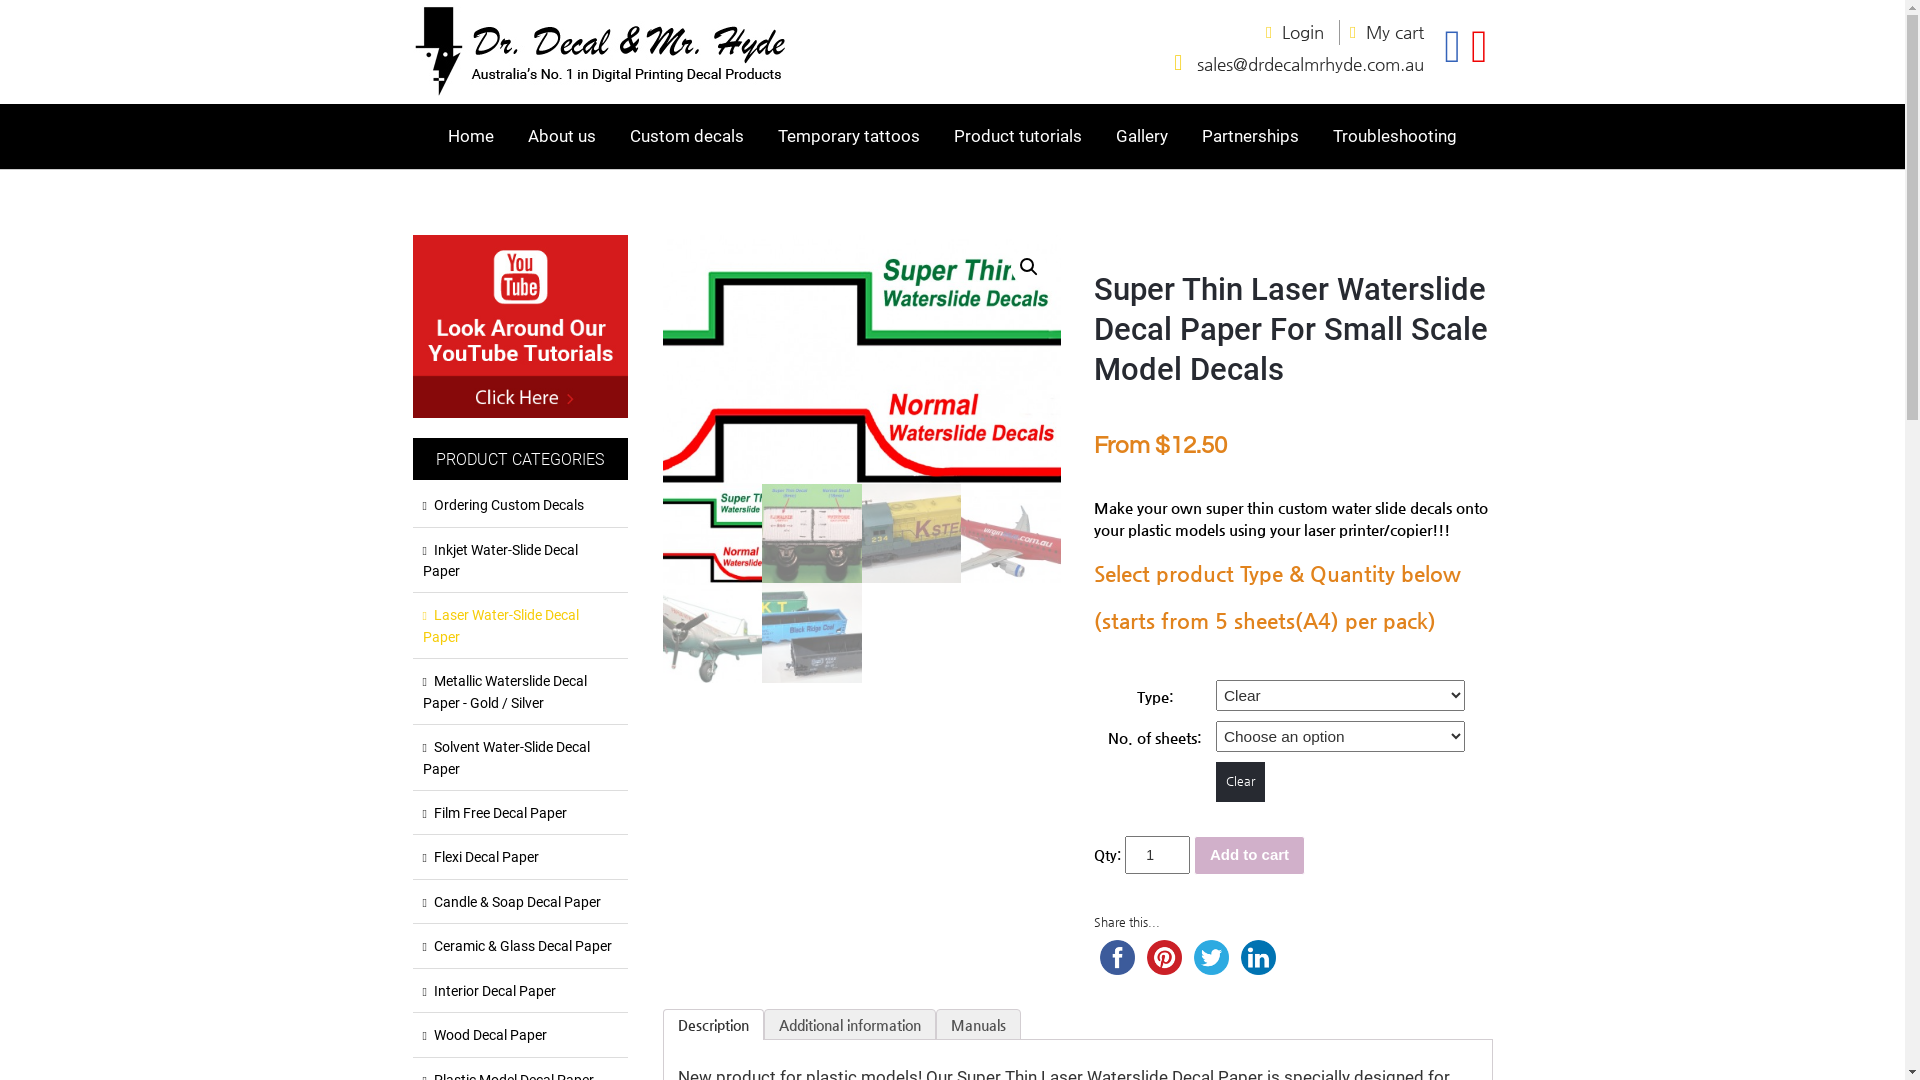 This screenshot has height=1080, width=1920. What do you see at coordinates (1310, 31) in the screenshot?
I see `'Login'` at bounding box center [1310, 31].